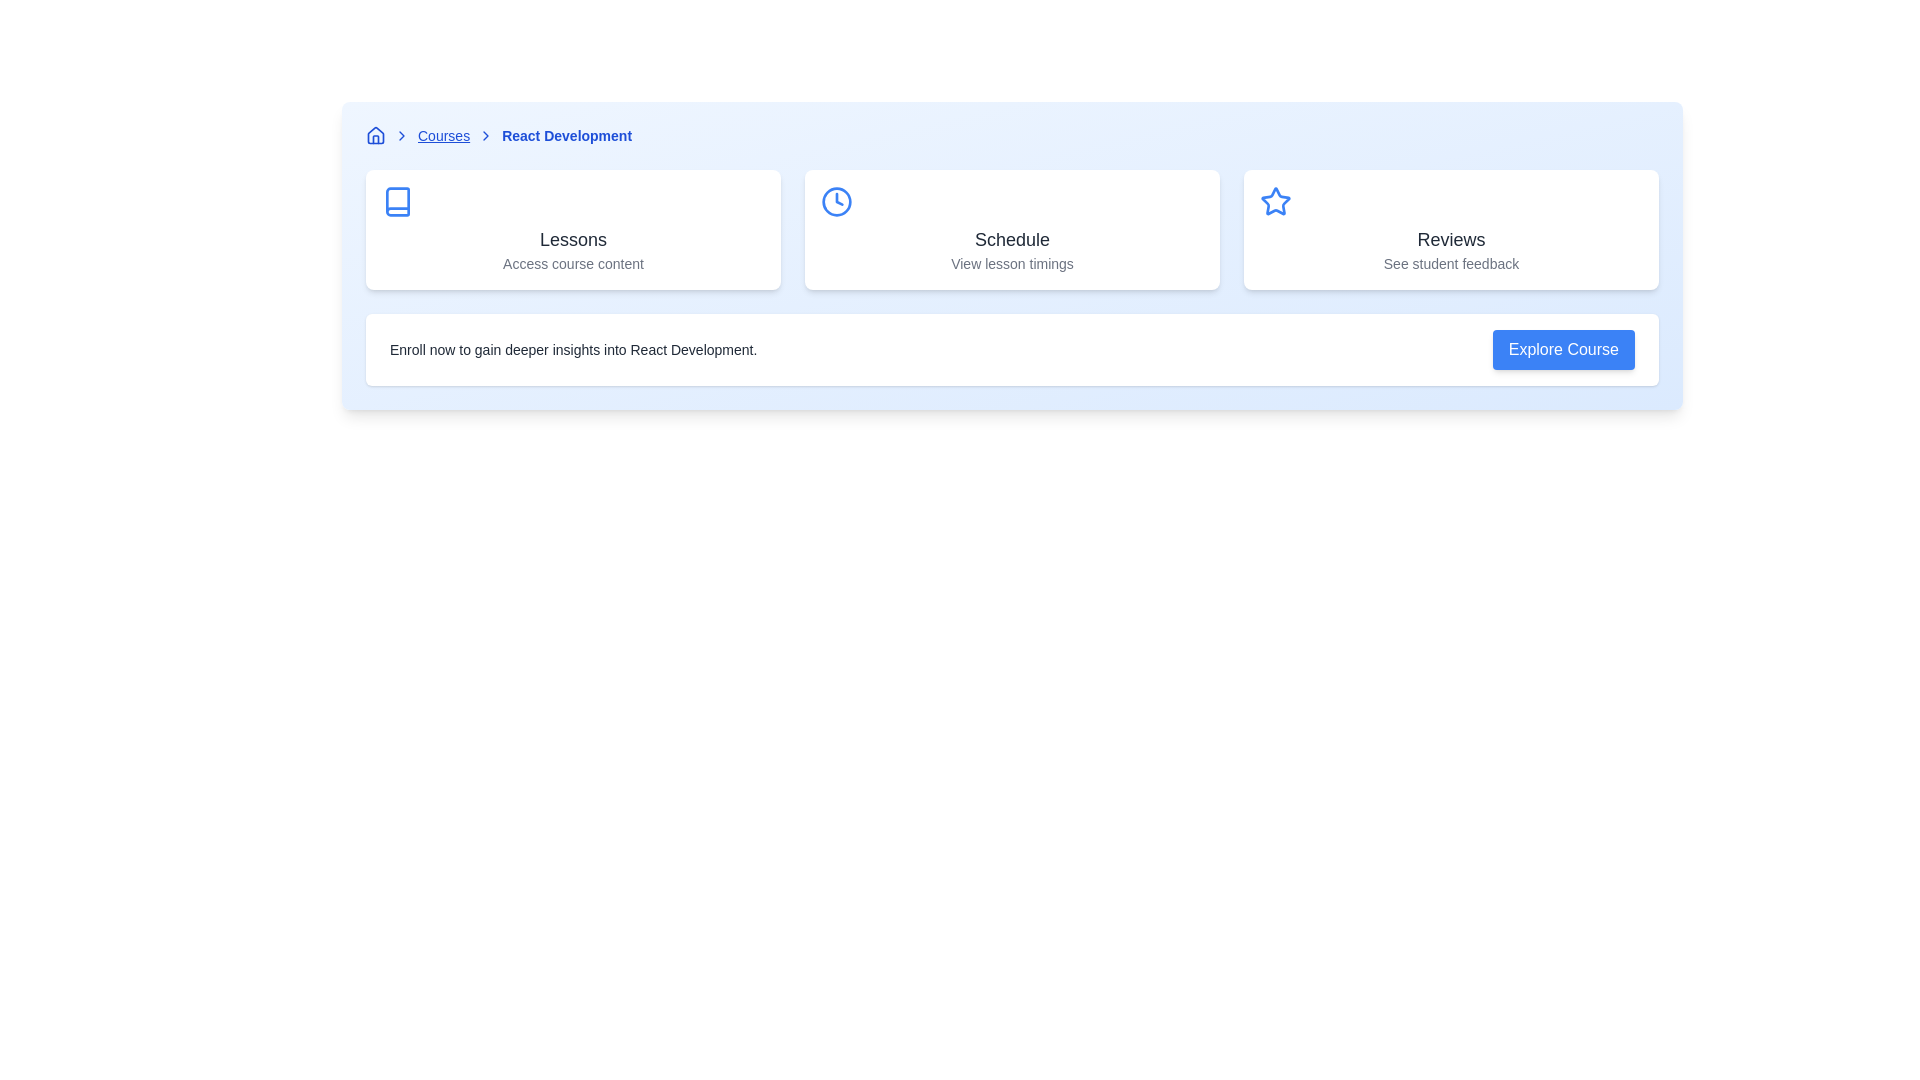 The image size is (1920, 1080). I want to click on the 'Lessons' icon located at the top-left corner of the white rectangular card, which visually represents educational content, so click(398, 201).